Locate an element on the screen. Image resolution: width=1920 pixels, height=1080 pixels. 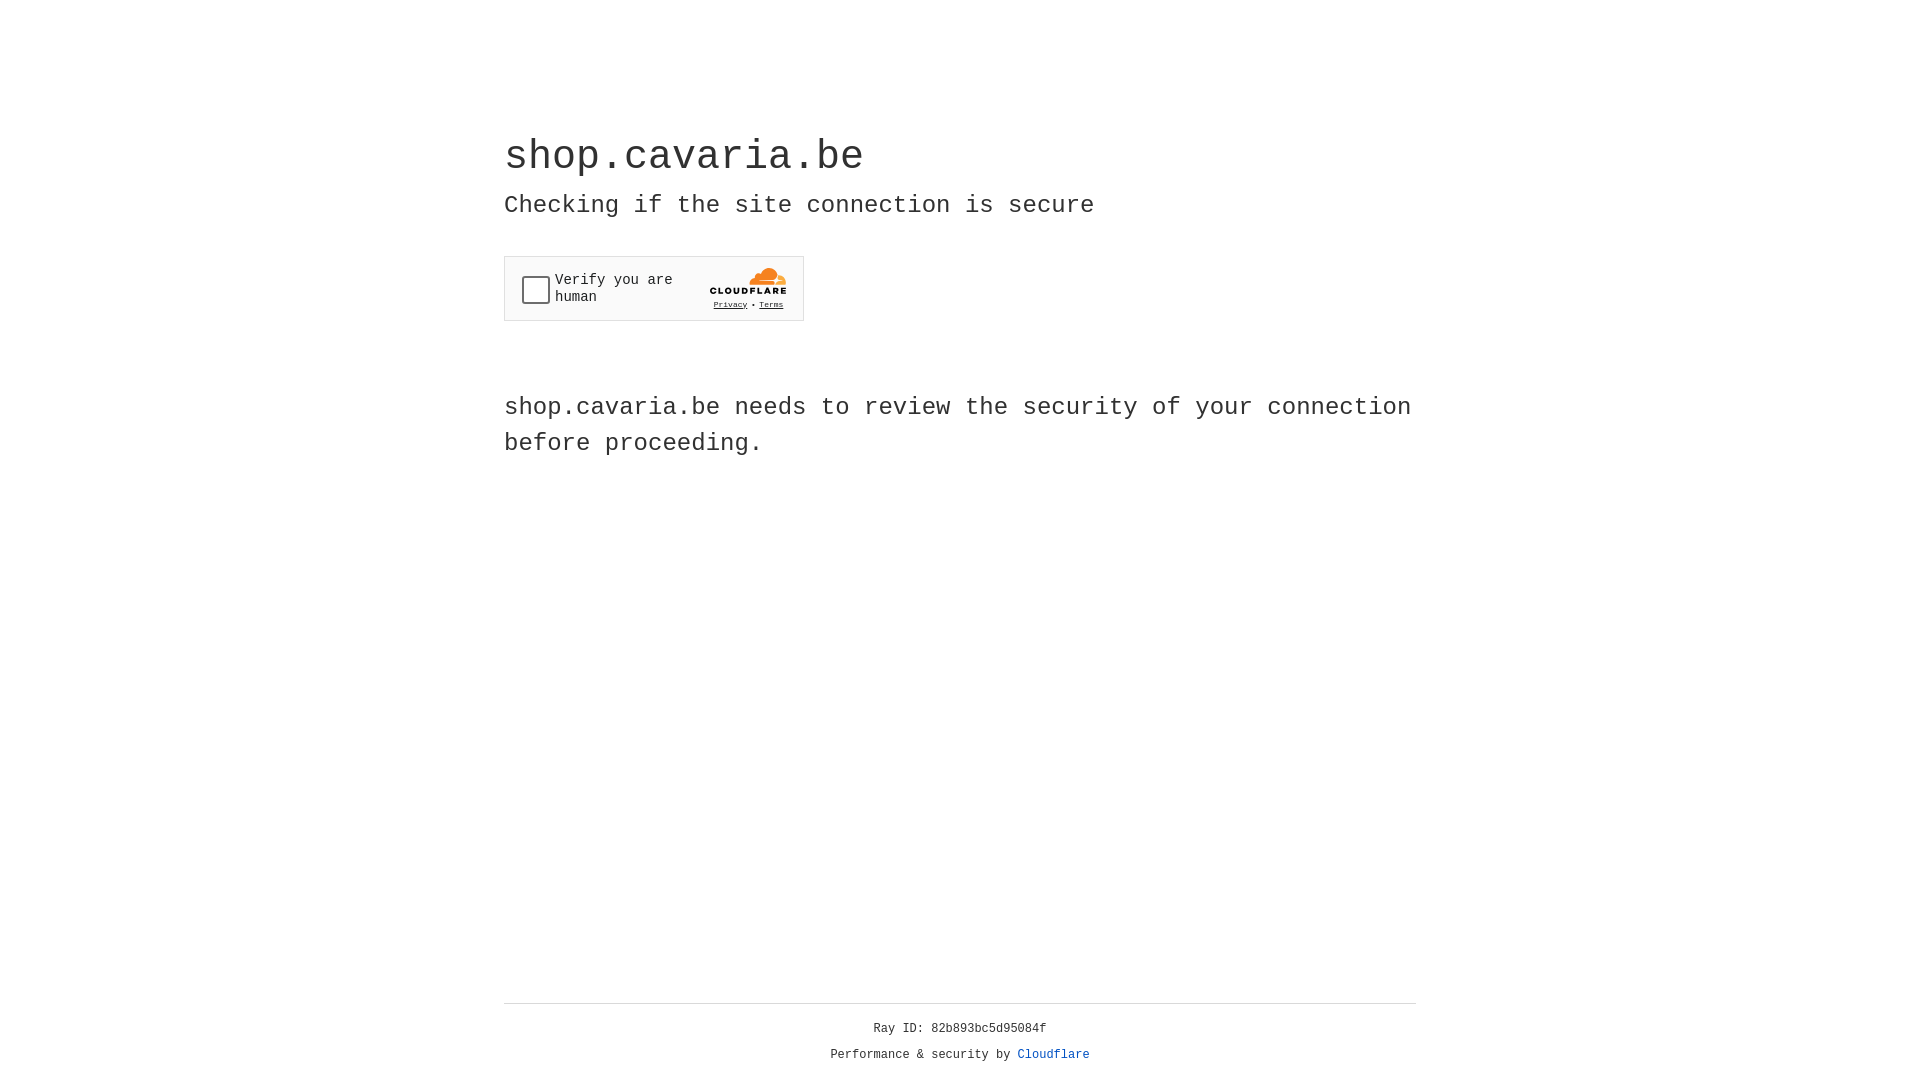
'Cloudflare' is located at coordinates (1053, 1054).